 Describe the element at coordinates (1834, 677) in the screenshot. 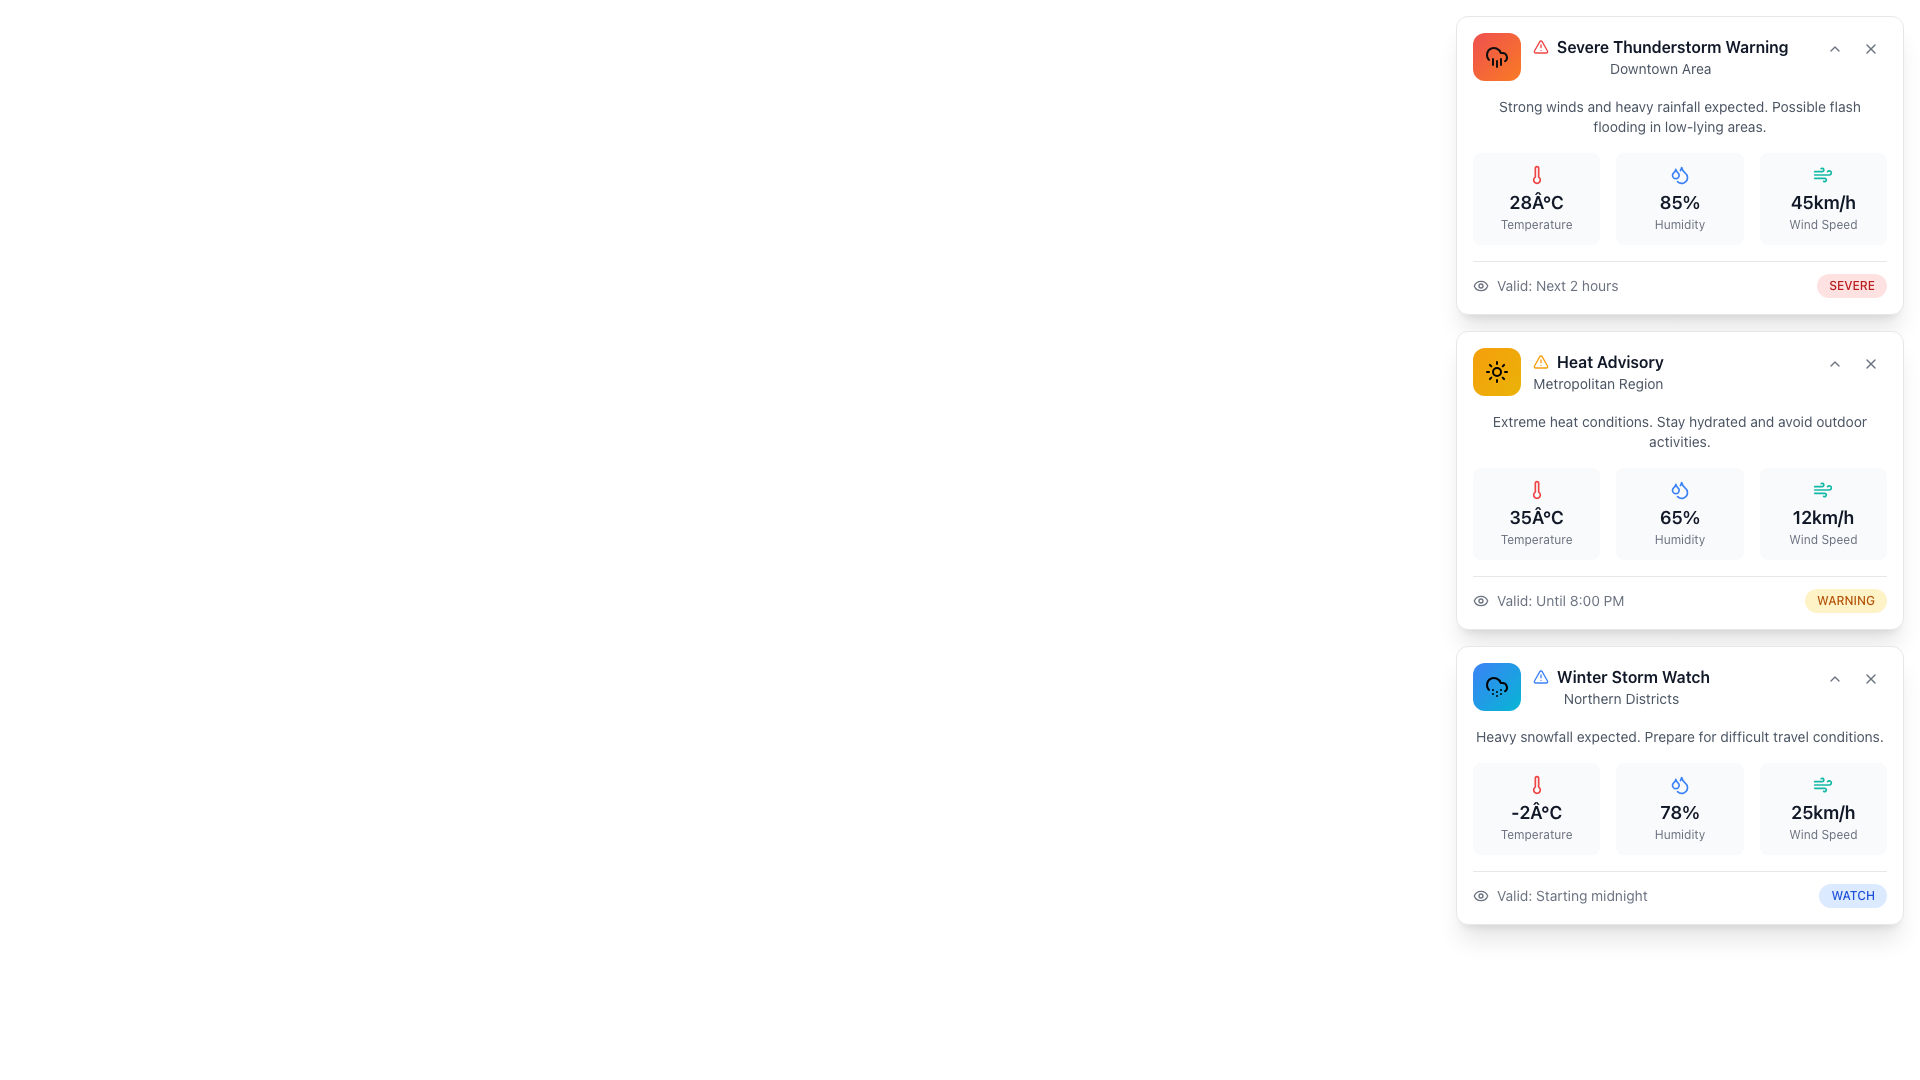

I see `the dropdown icon located in the top-right corner of the 'Winter Storm Watch' card` at that location.